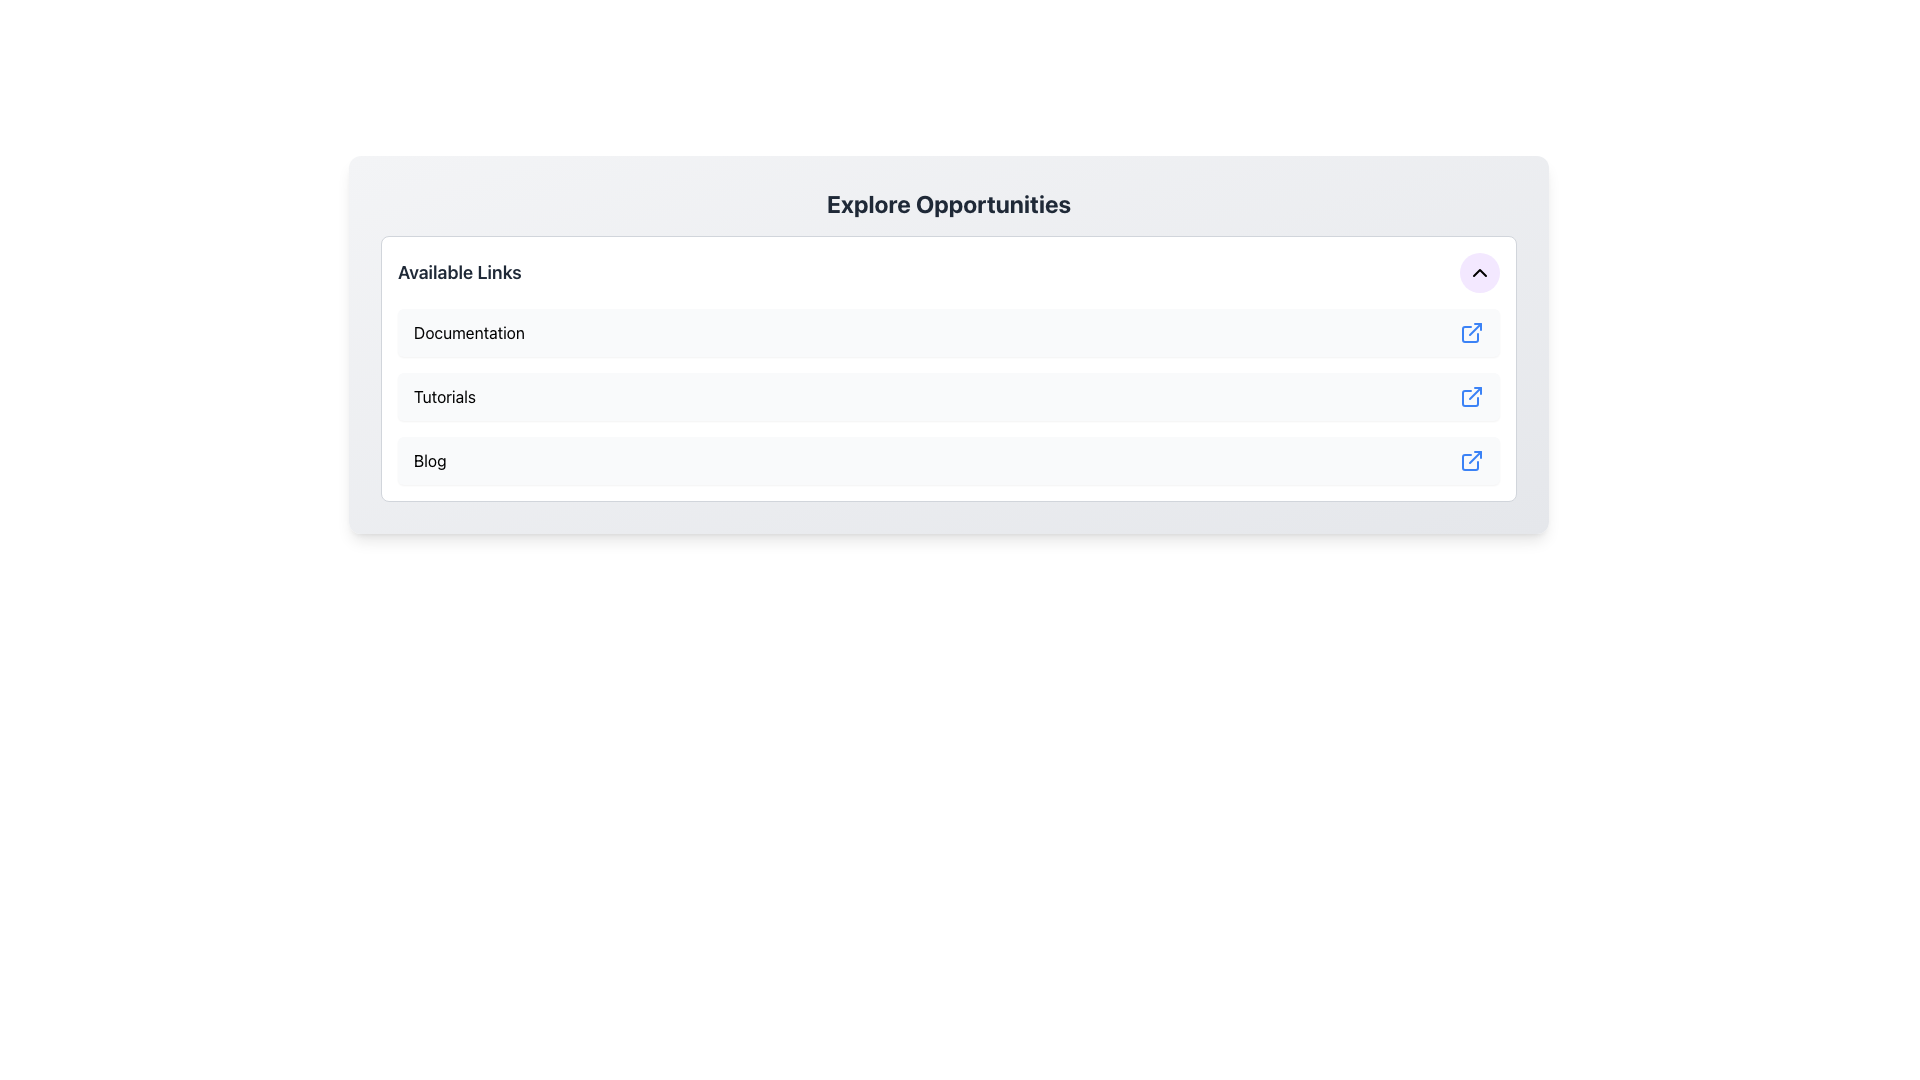 This screenshot has width=1920, height=1080. I want to click on the decorative icon located to the far-right of the 'Blog' row in the 'Available Links' list, so click(1470, 462).